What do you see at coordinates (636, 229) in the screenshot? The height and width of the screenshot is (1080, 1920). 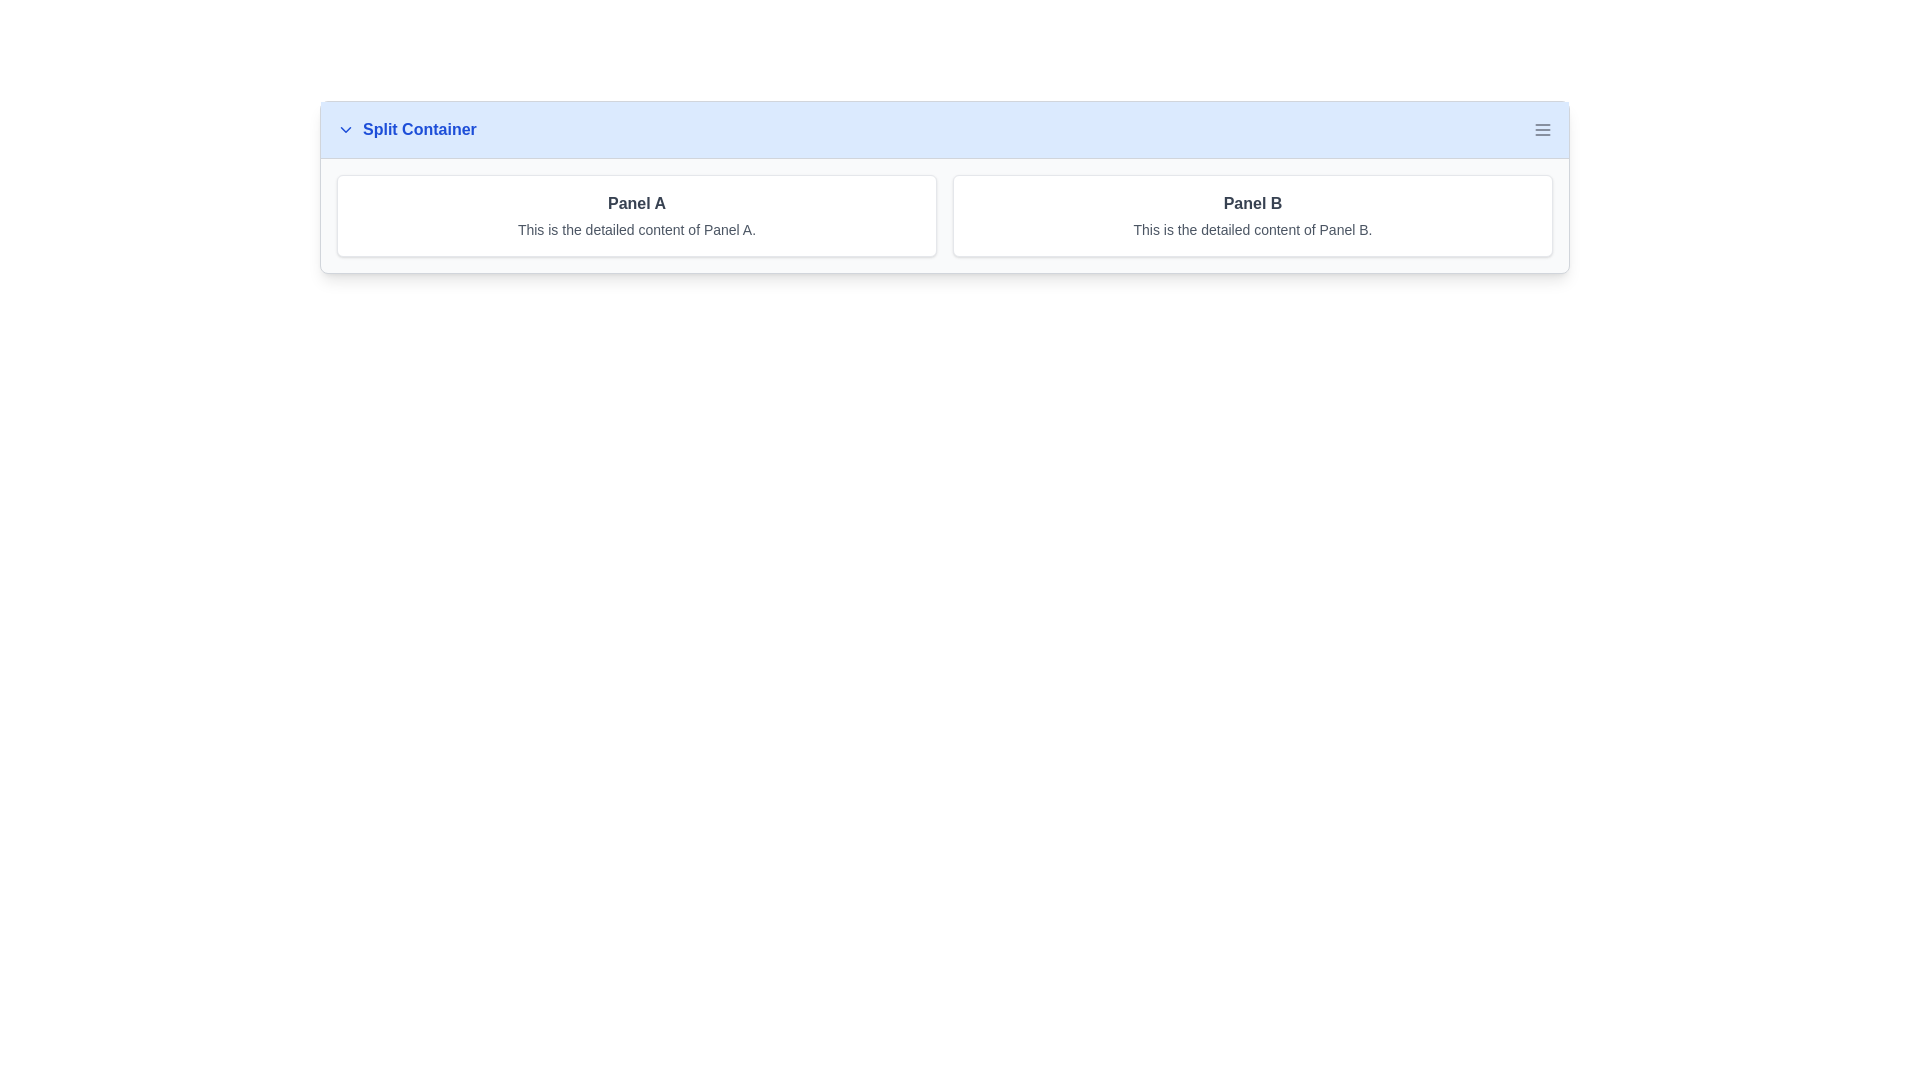 I see `the text element displaying 'This is the detailed content of Panel A.' located at the bottom of the left panel titled 'Panel A.'` at bounding box center [636, 229].